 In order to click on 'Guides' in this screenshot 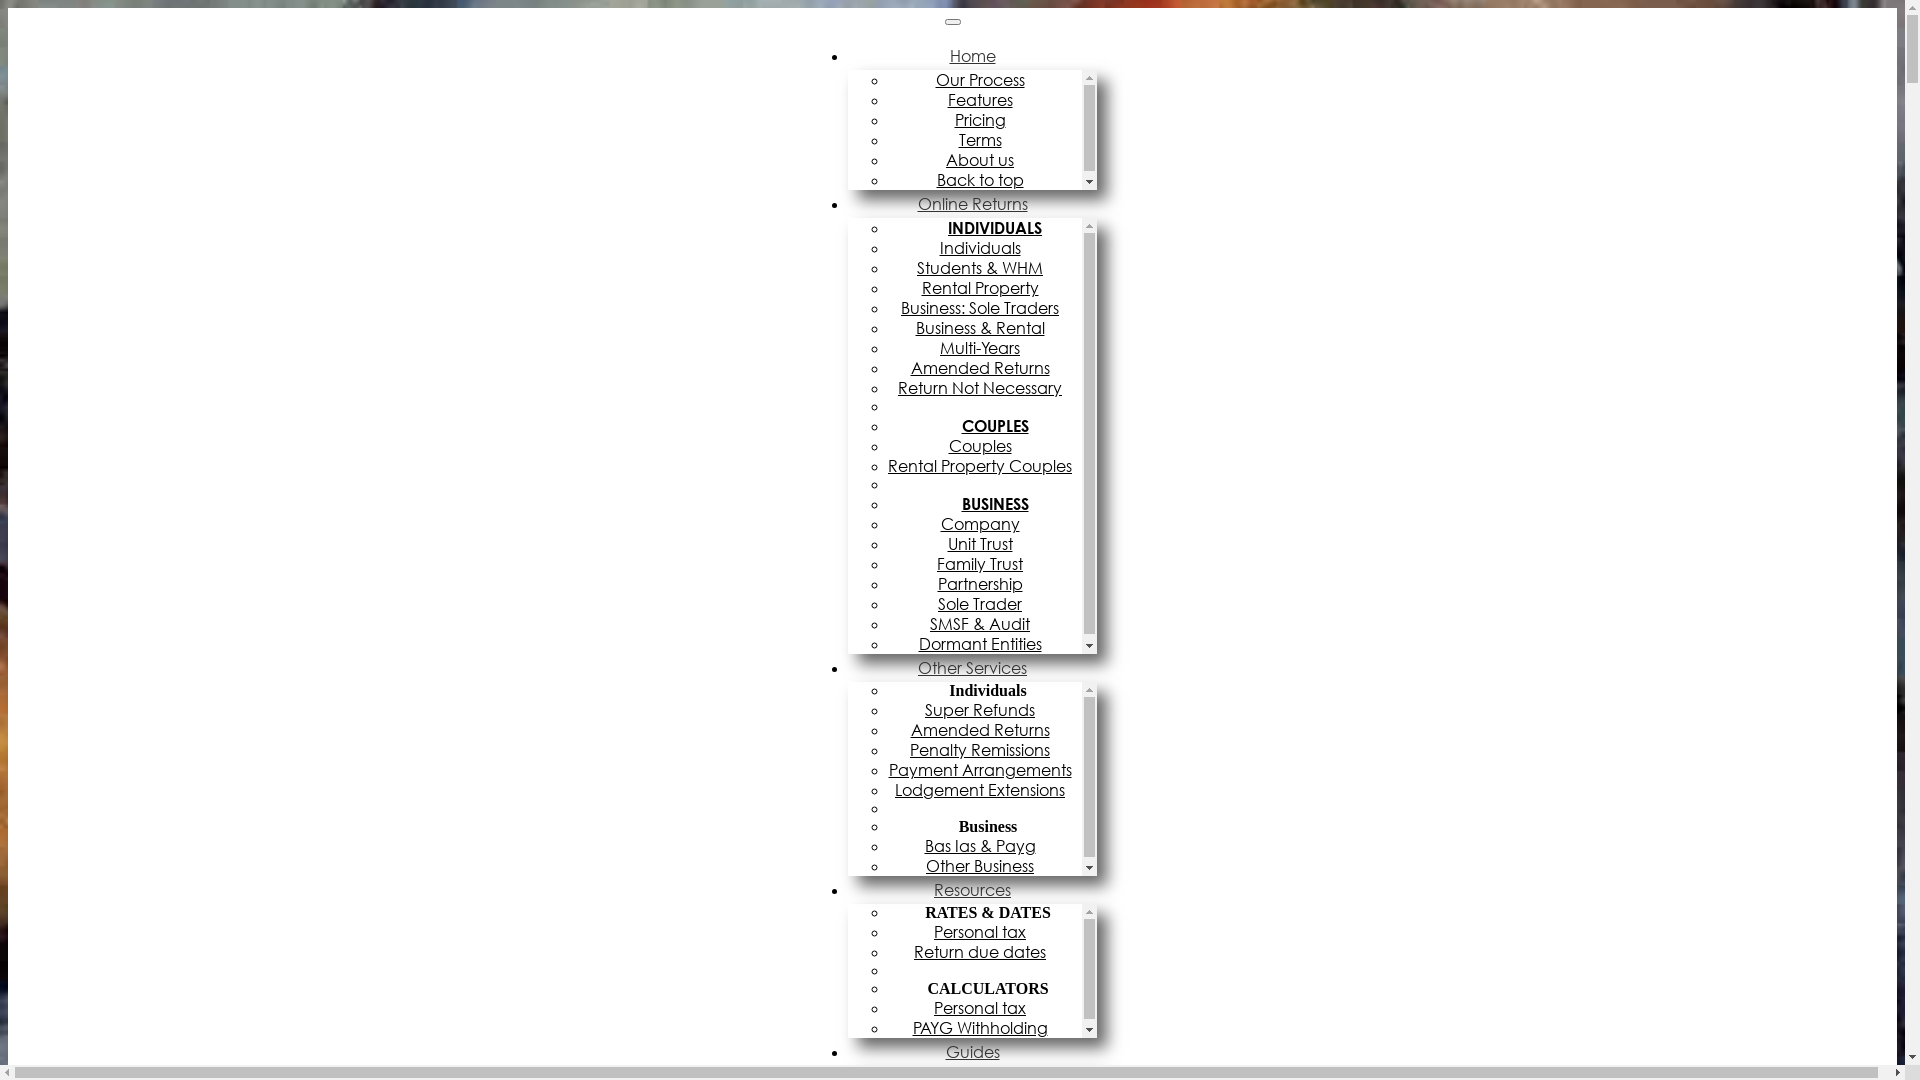, I will do `click(973, 1051)`.